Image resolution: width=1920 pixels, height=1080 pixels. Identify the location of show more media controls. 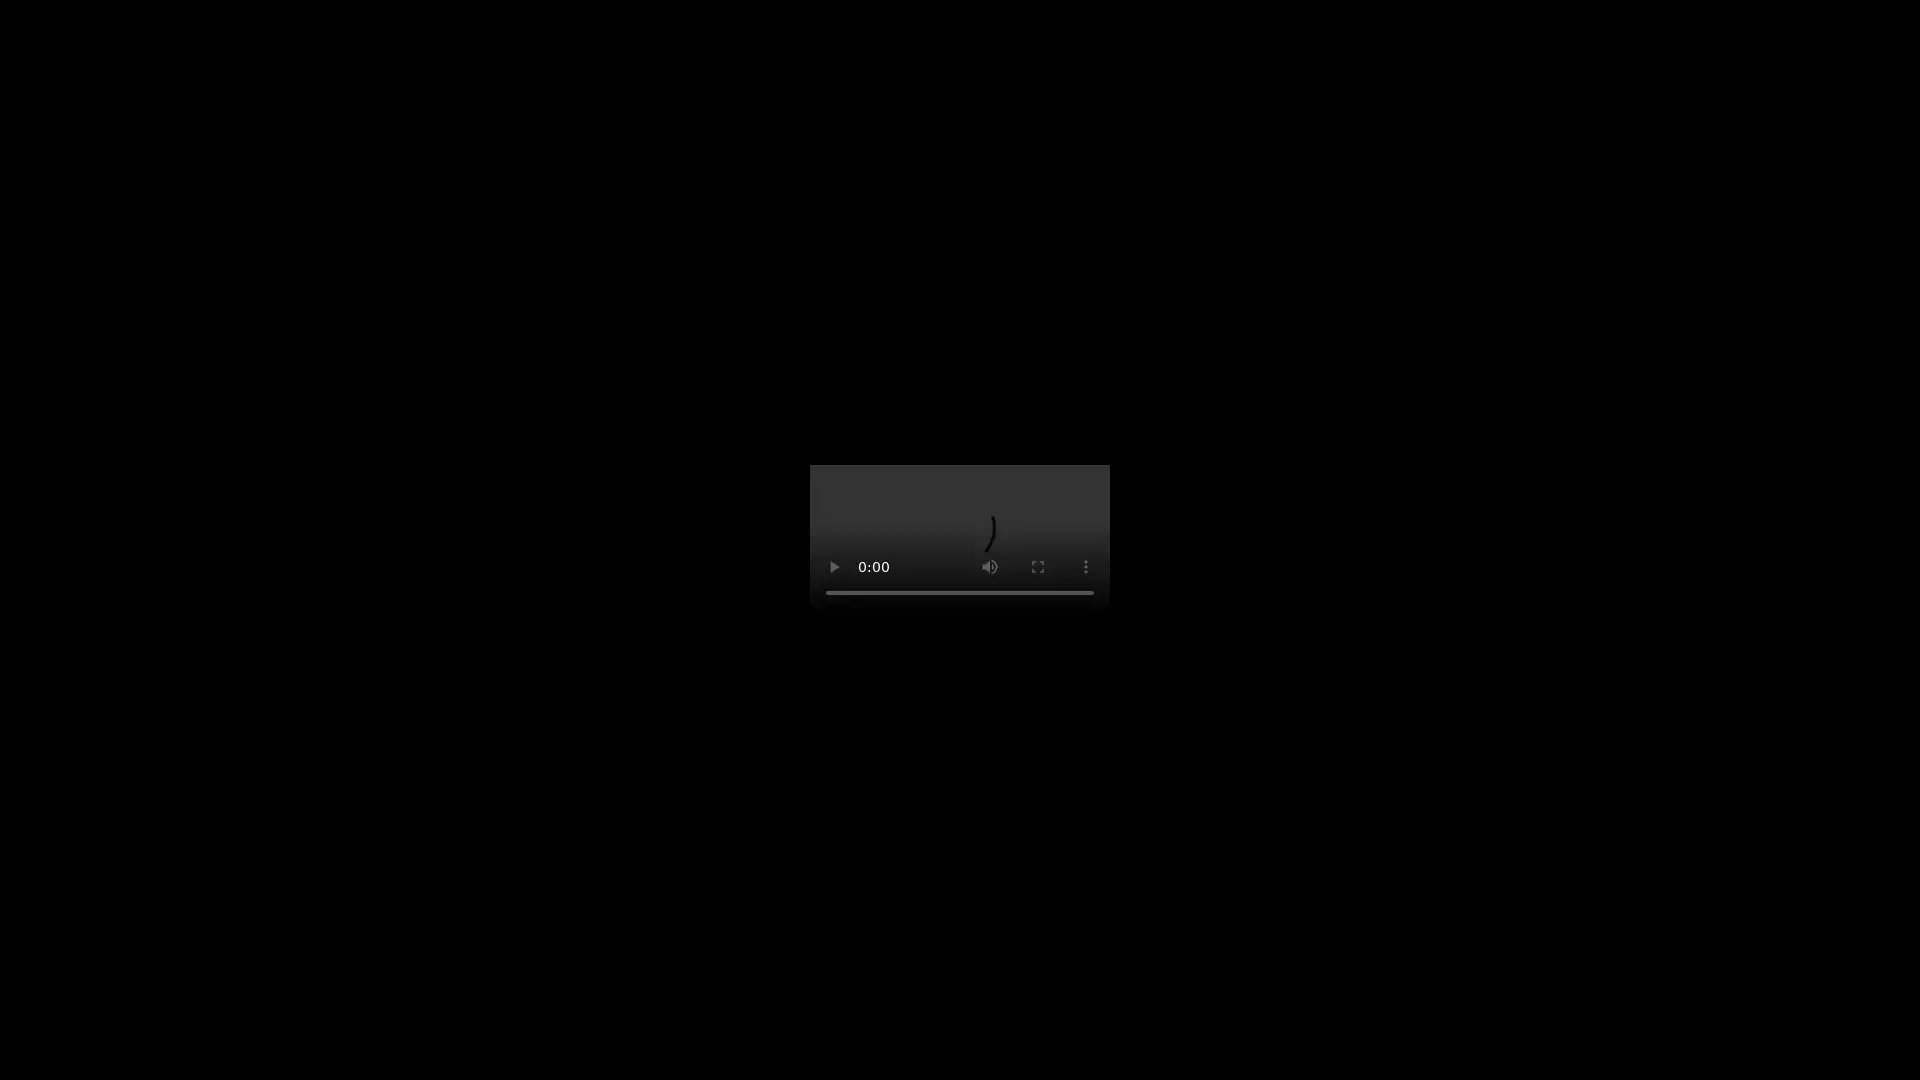
(1084, 567).